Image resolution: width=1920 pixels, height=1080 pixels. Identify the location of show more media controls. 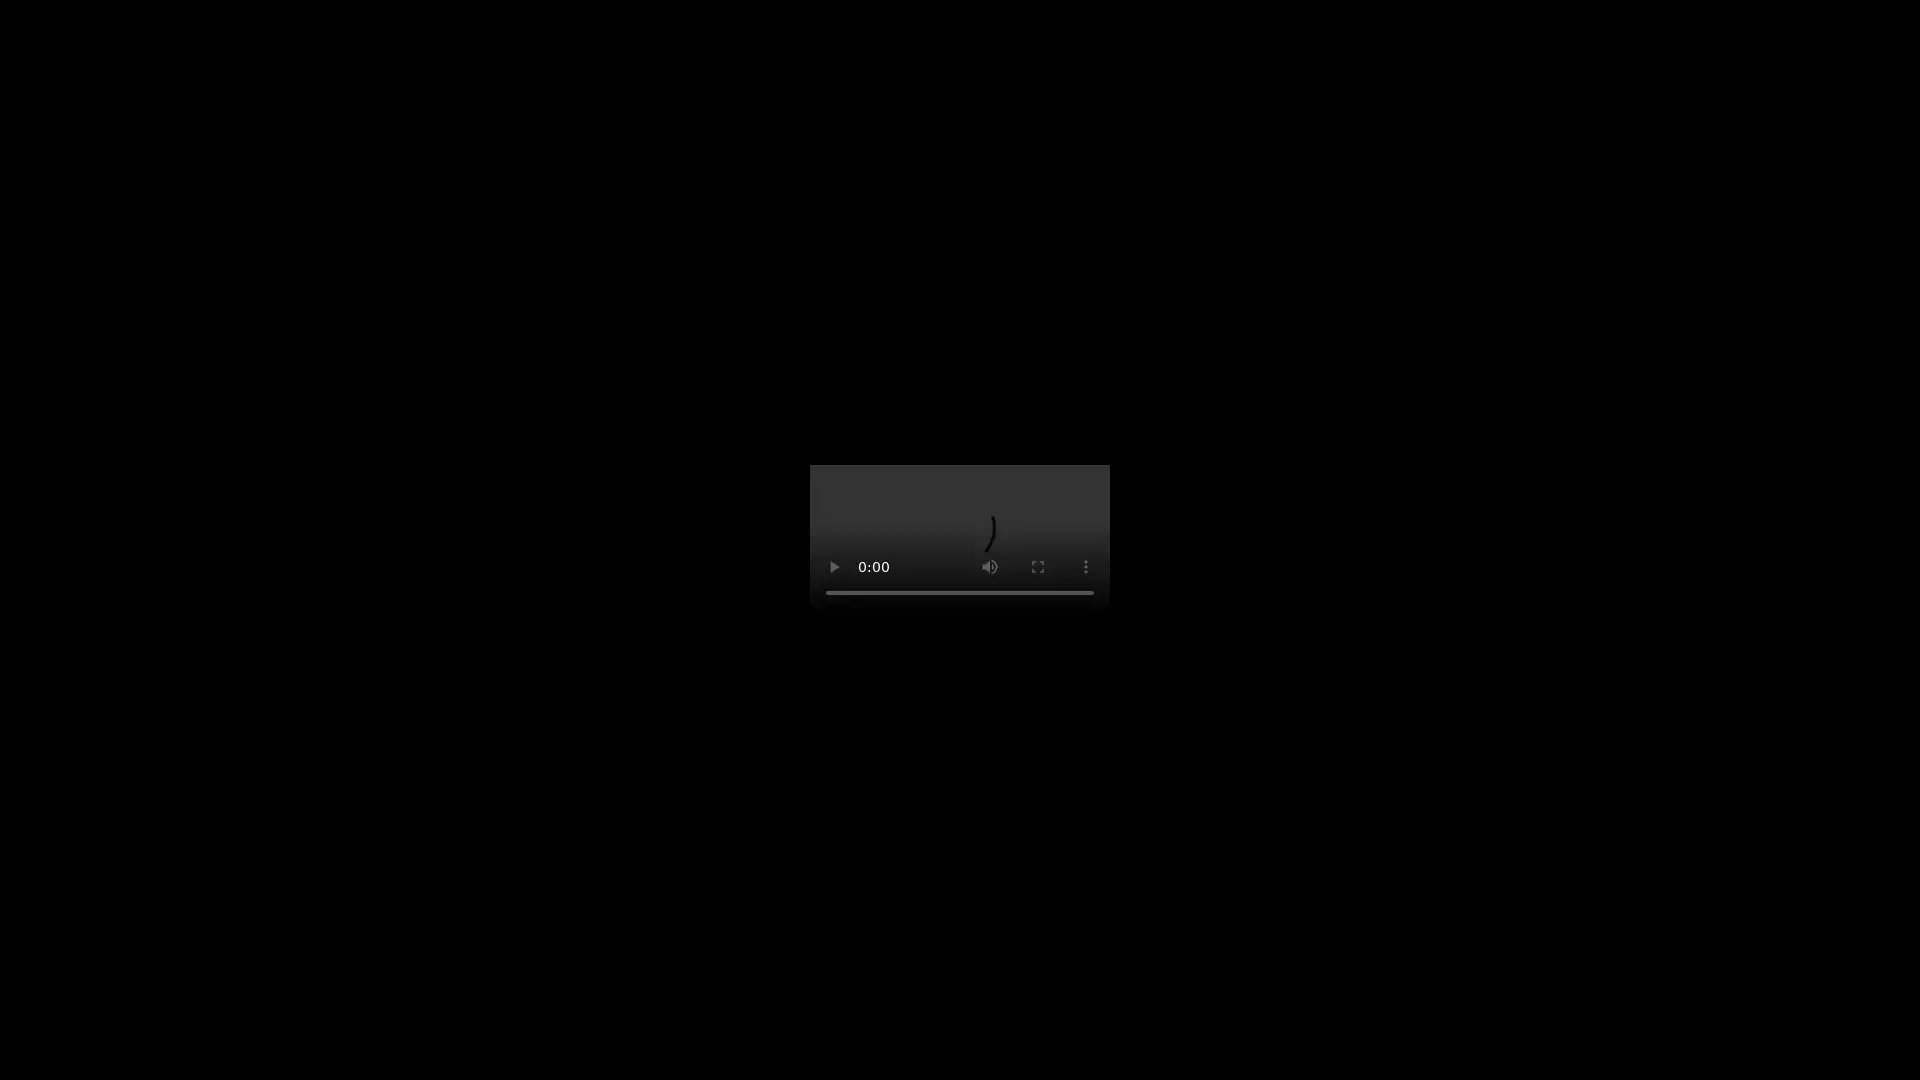
(1084, 567).